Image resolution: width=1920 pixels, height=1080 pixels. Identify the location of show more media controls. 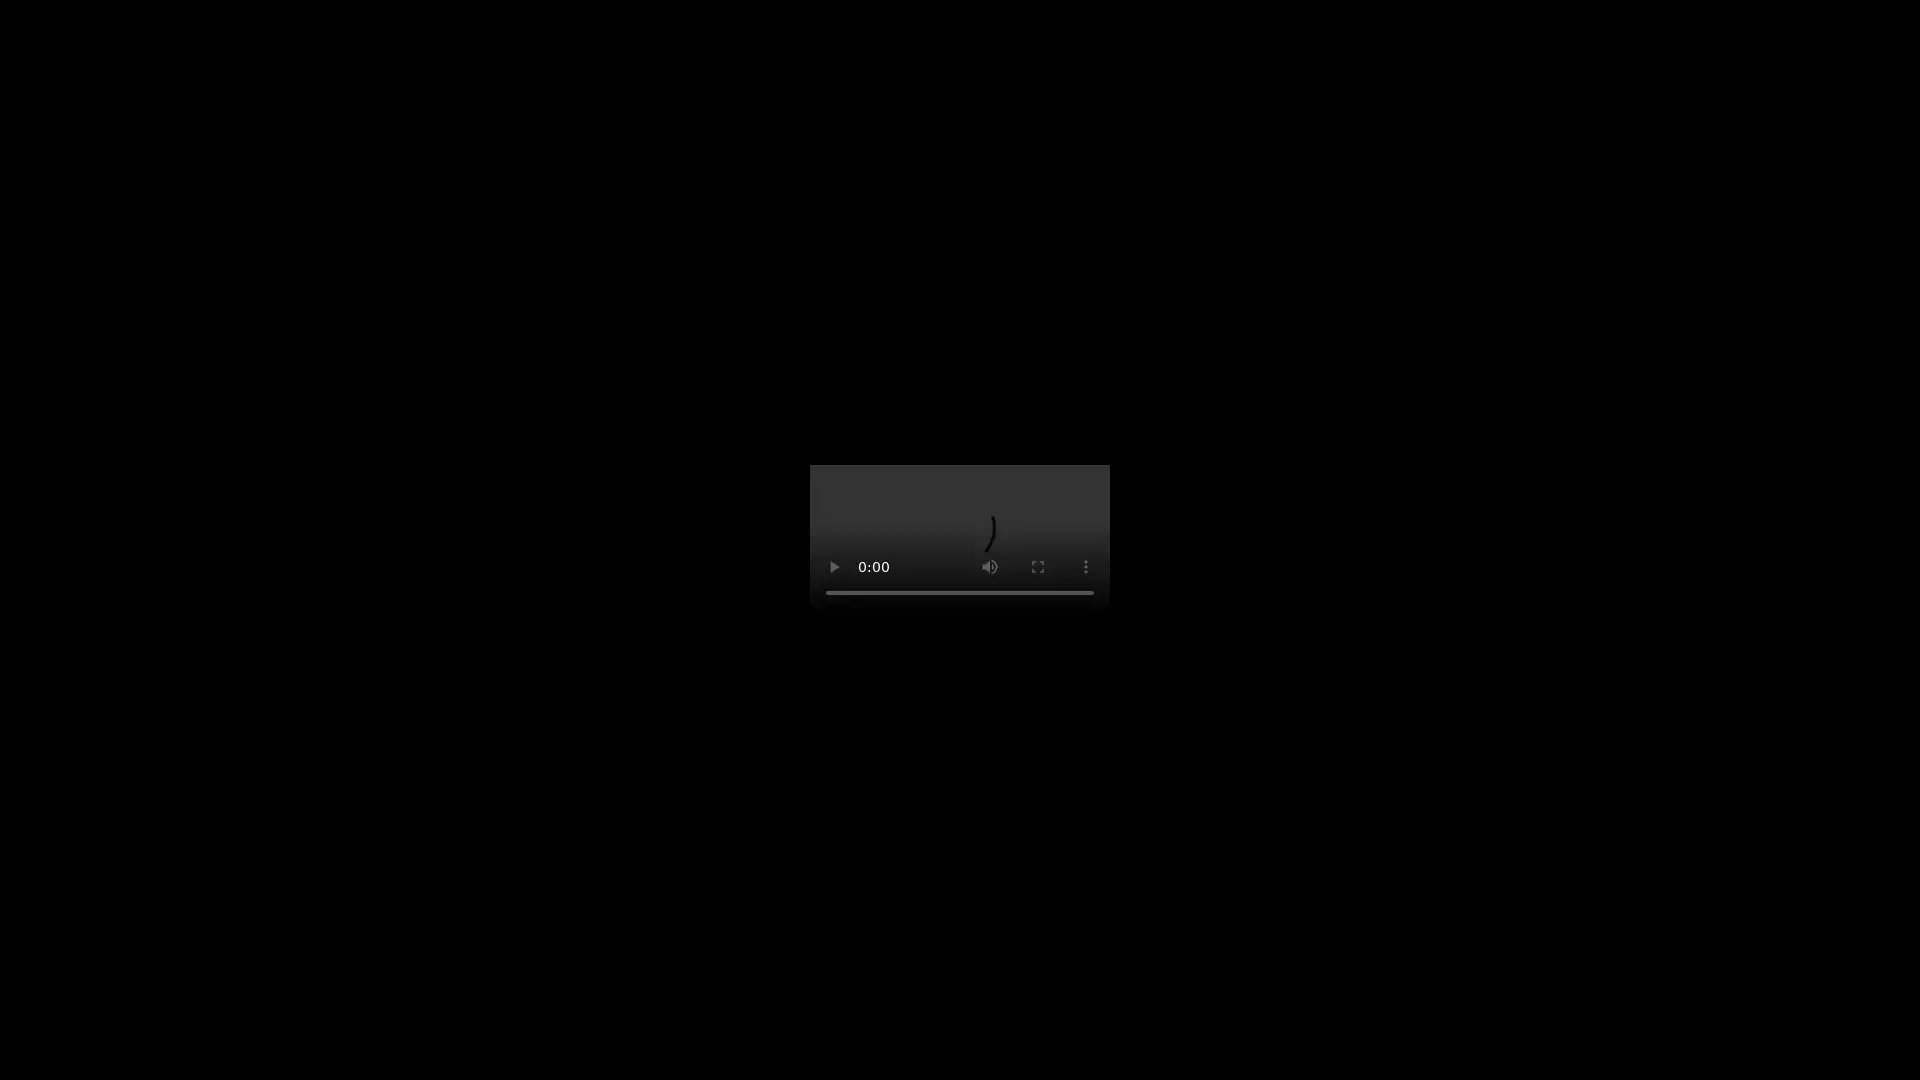
(1084, 567).